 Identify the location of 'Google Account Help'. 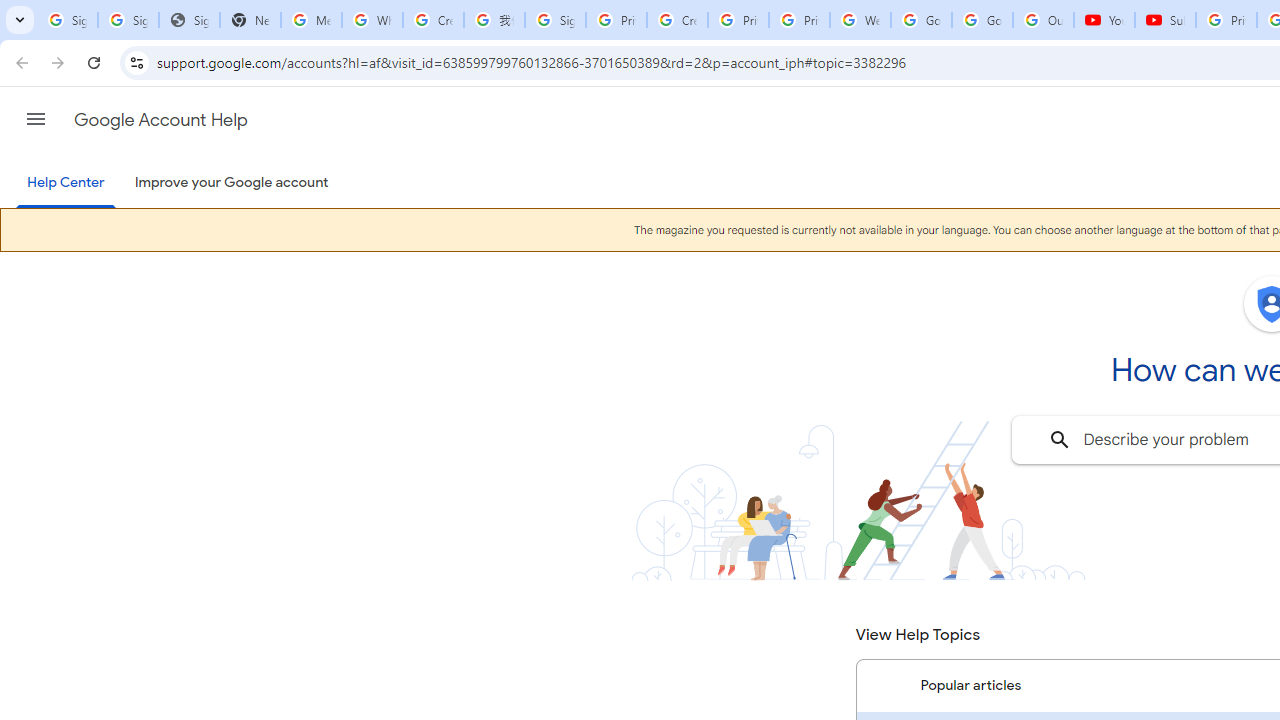
(160, 119).